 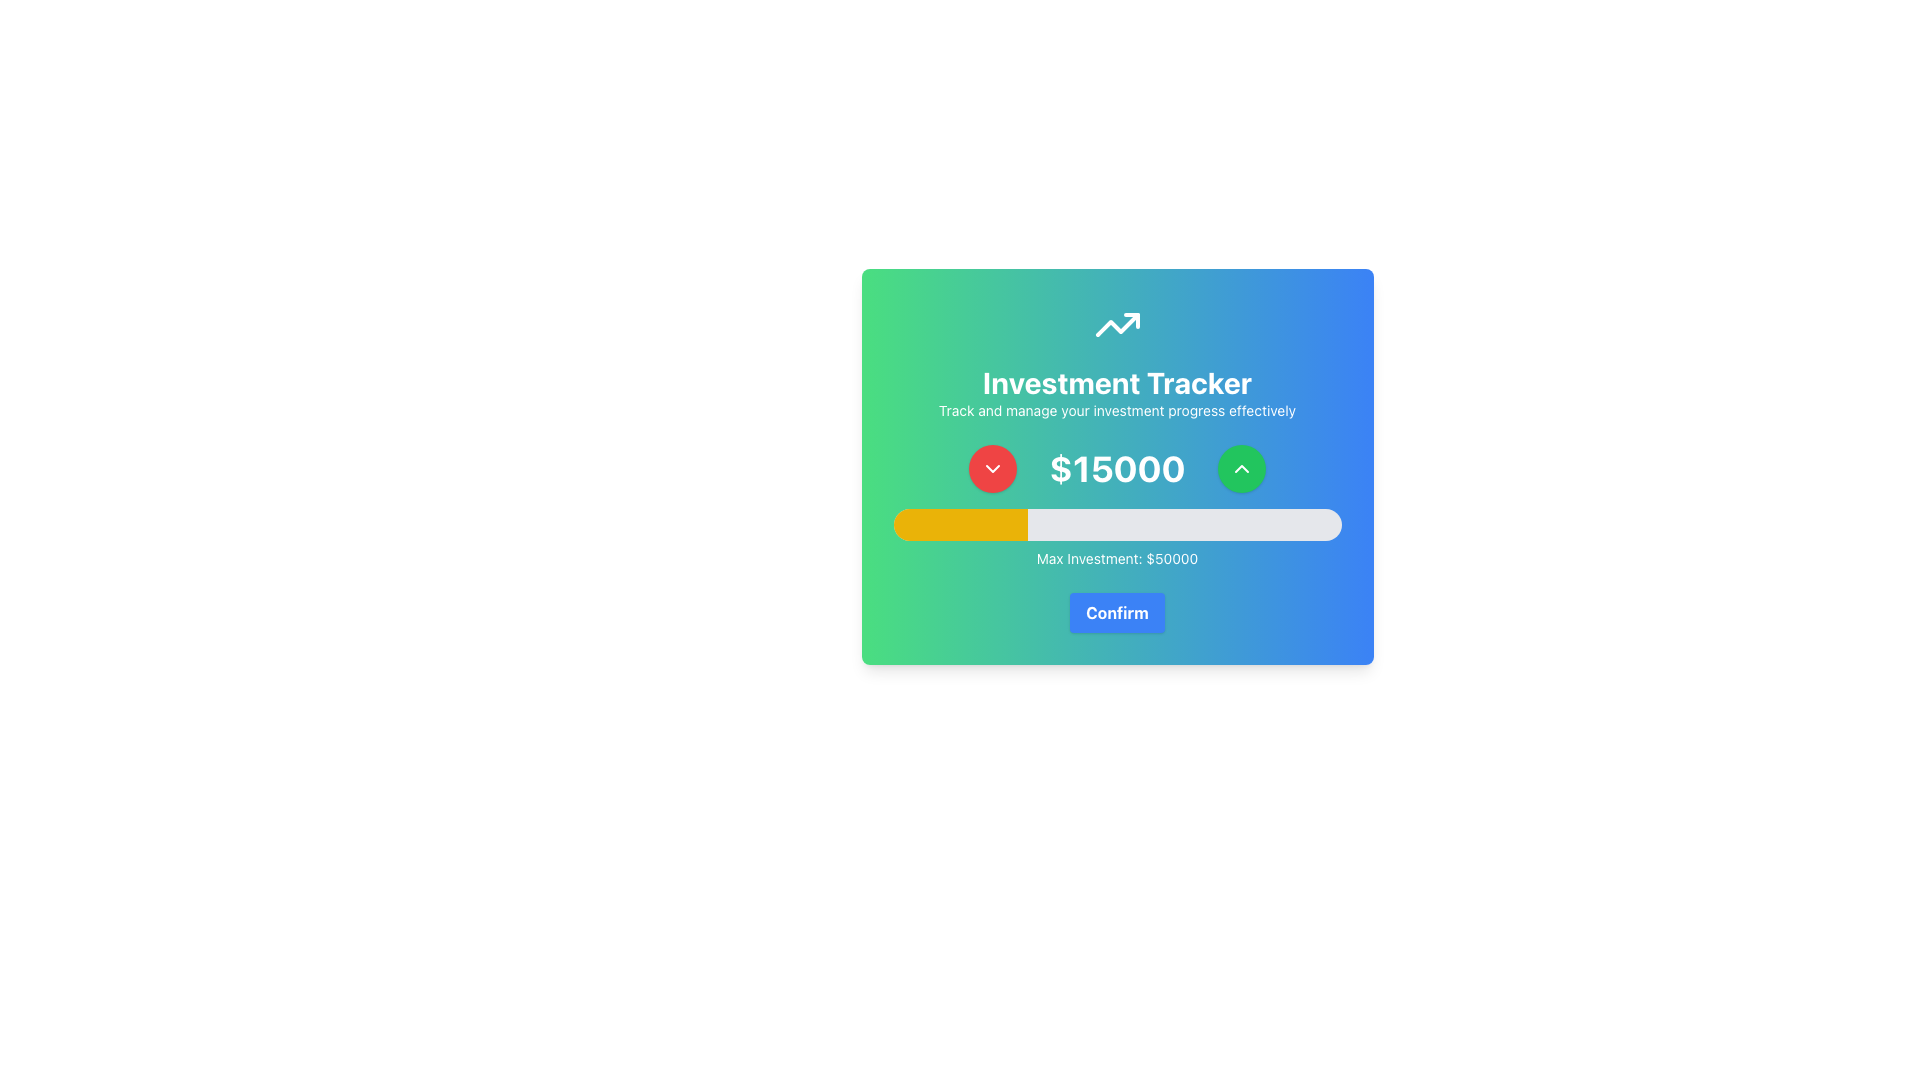 What do you see at coordinates (1240, 469) in the screenshot?
I see `the circular green button with a white upward chevron icon` at bounding box center [1240, 469].